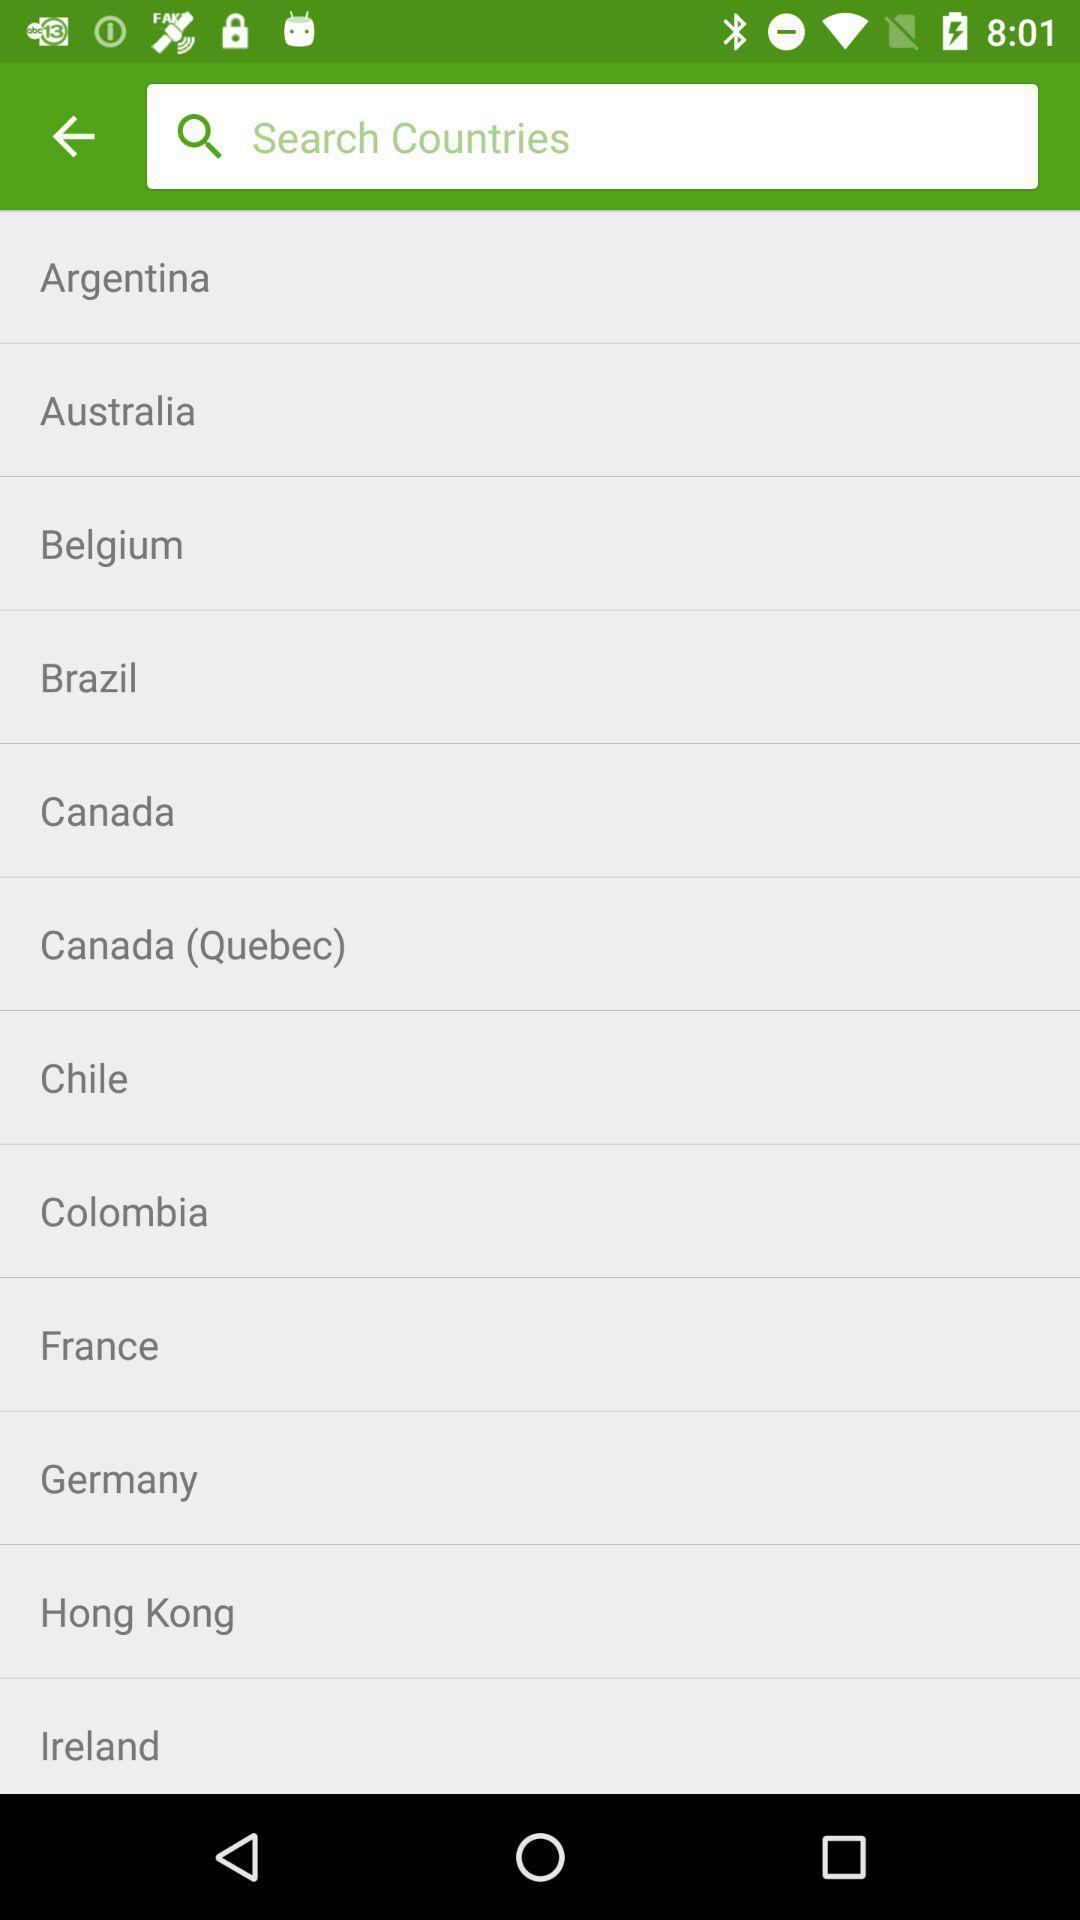 Image resolution: width=1080 pixels, height=1920 pixels. Describe the element at coordinates (540, 1477) in the screenshot. I see `icon below the france` at that location.